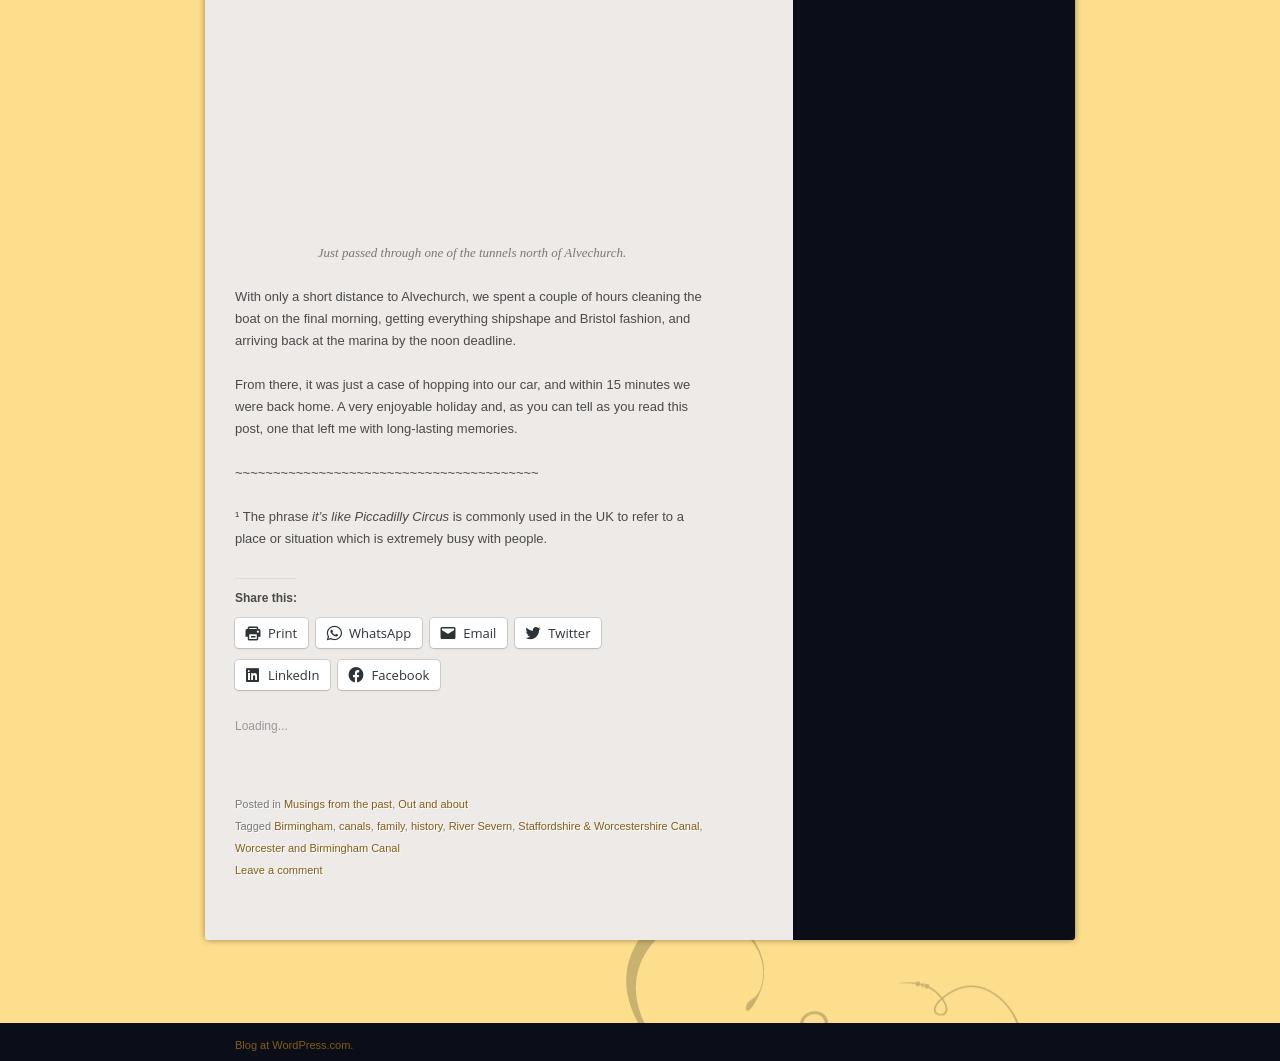 Image resolution: width=1280 pixels, height=1061 pixels. I want to click on 'Birmingham', so click(301, 823).